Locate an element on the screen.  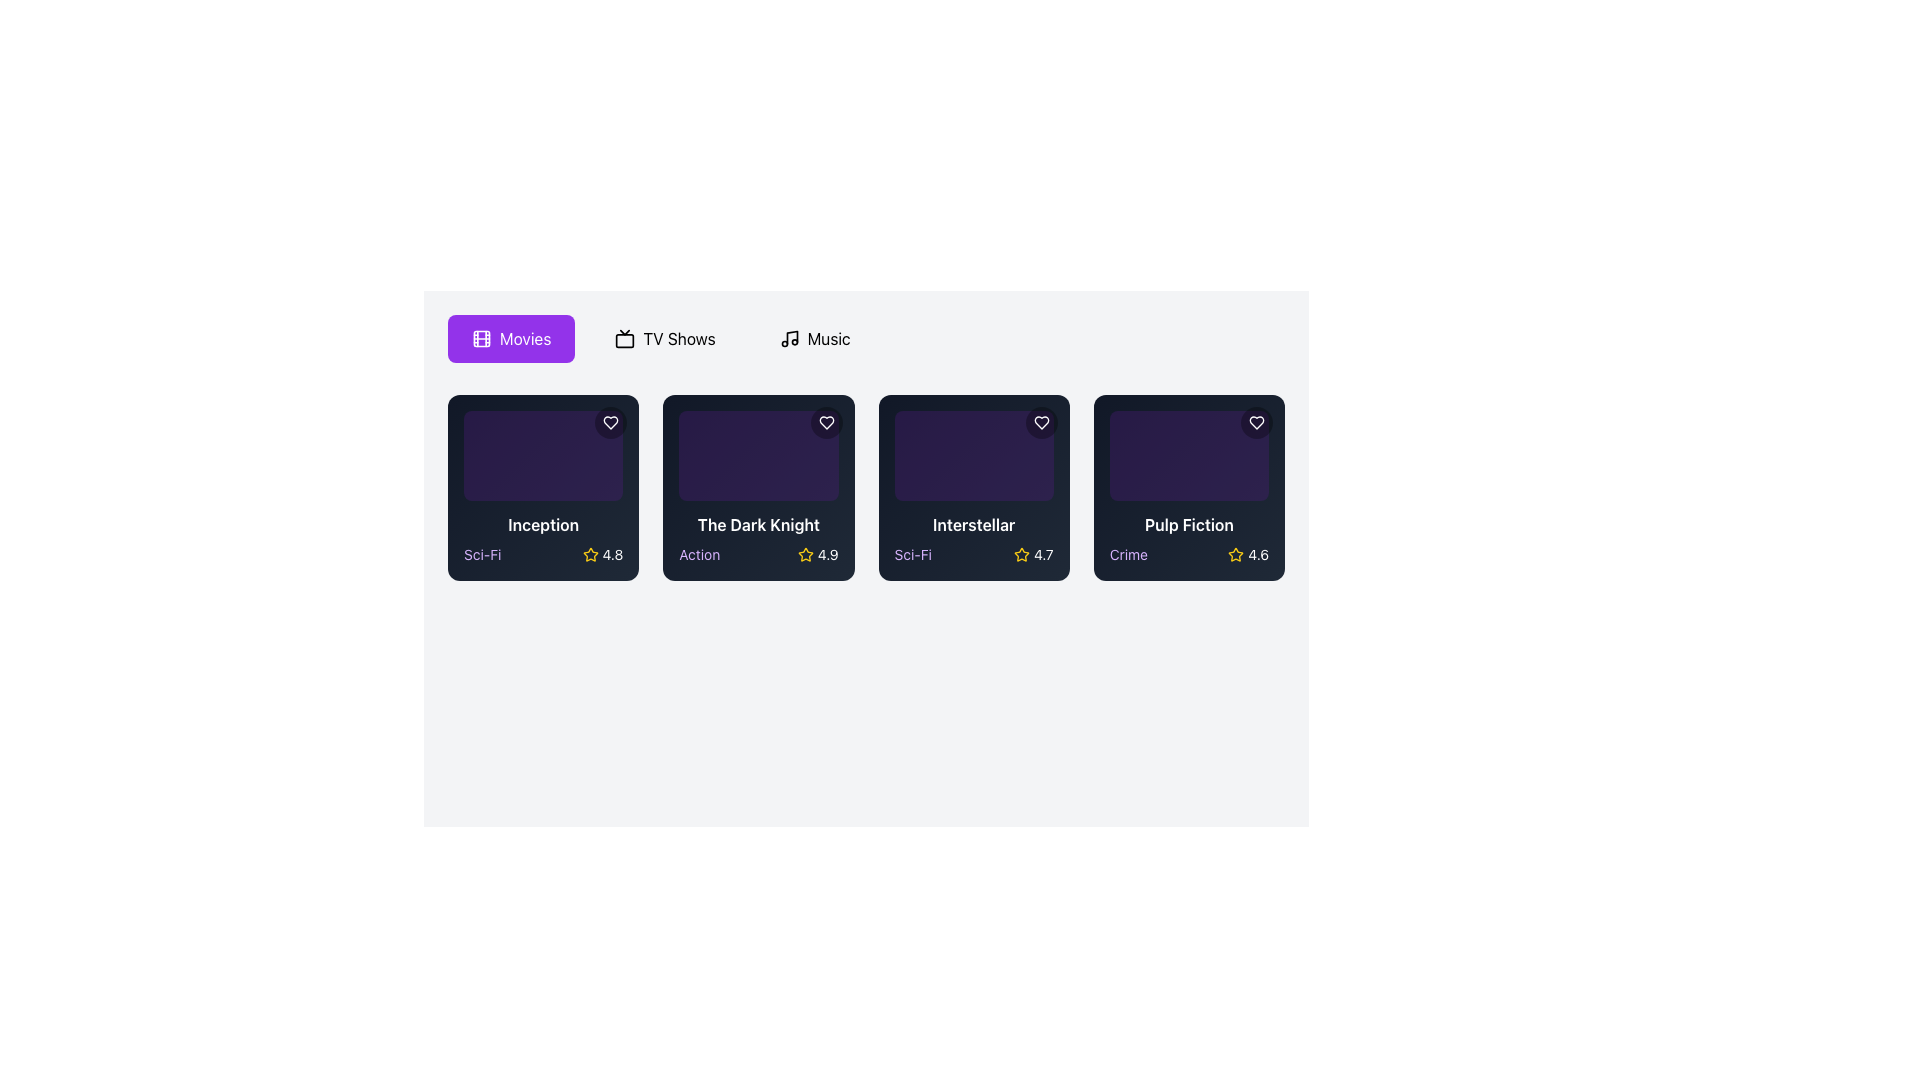
the film roll icon located to the left of the 'Movies' text label, which is set against a purple background in the upper-left section of the interface is located at coordinates (481, 338).